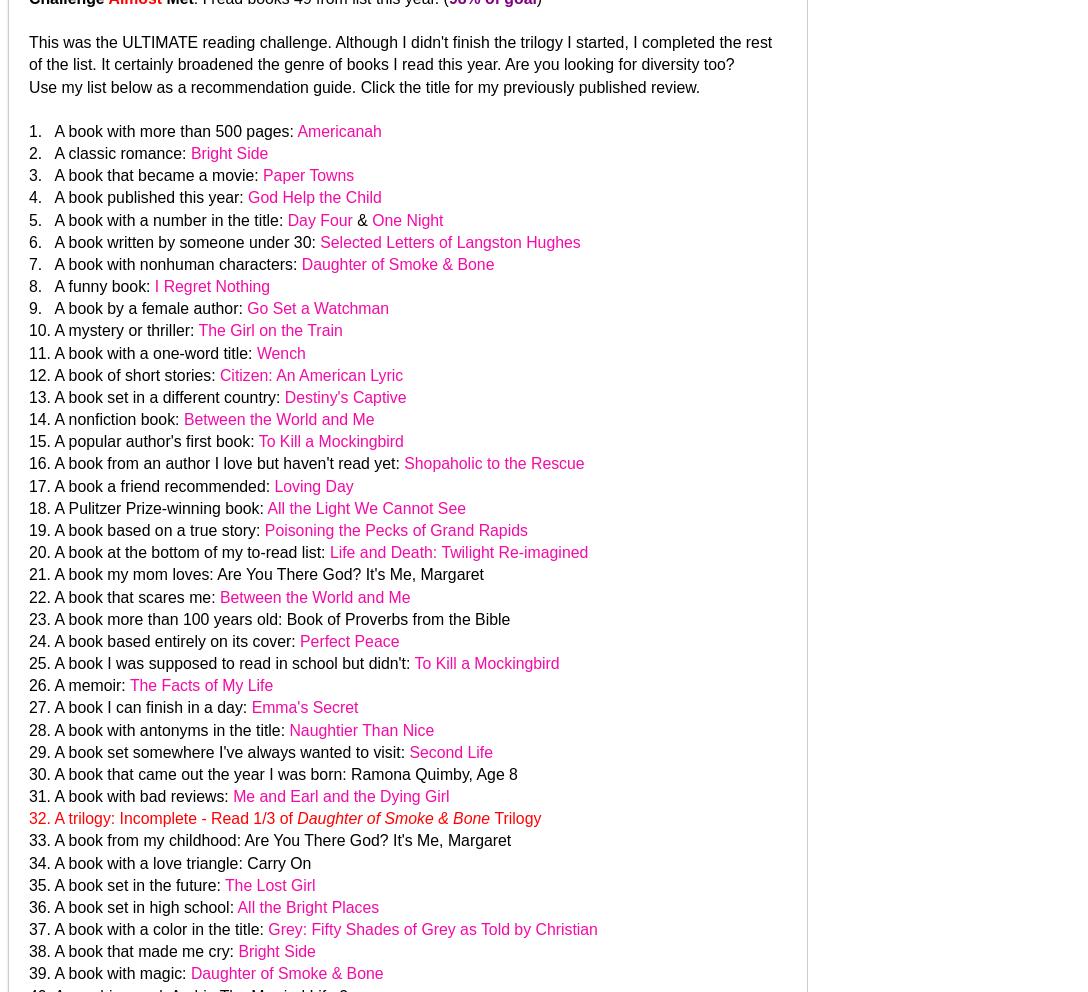 The height and width of the screenshot is (992, 1088). Describe the element at coordinates (124, 595) in the screenshot. I see `'22. A book that scares me:'` at that location.